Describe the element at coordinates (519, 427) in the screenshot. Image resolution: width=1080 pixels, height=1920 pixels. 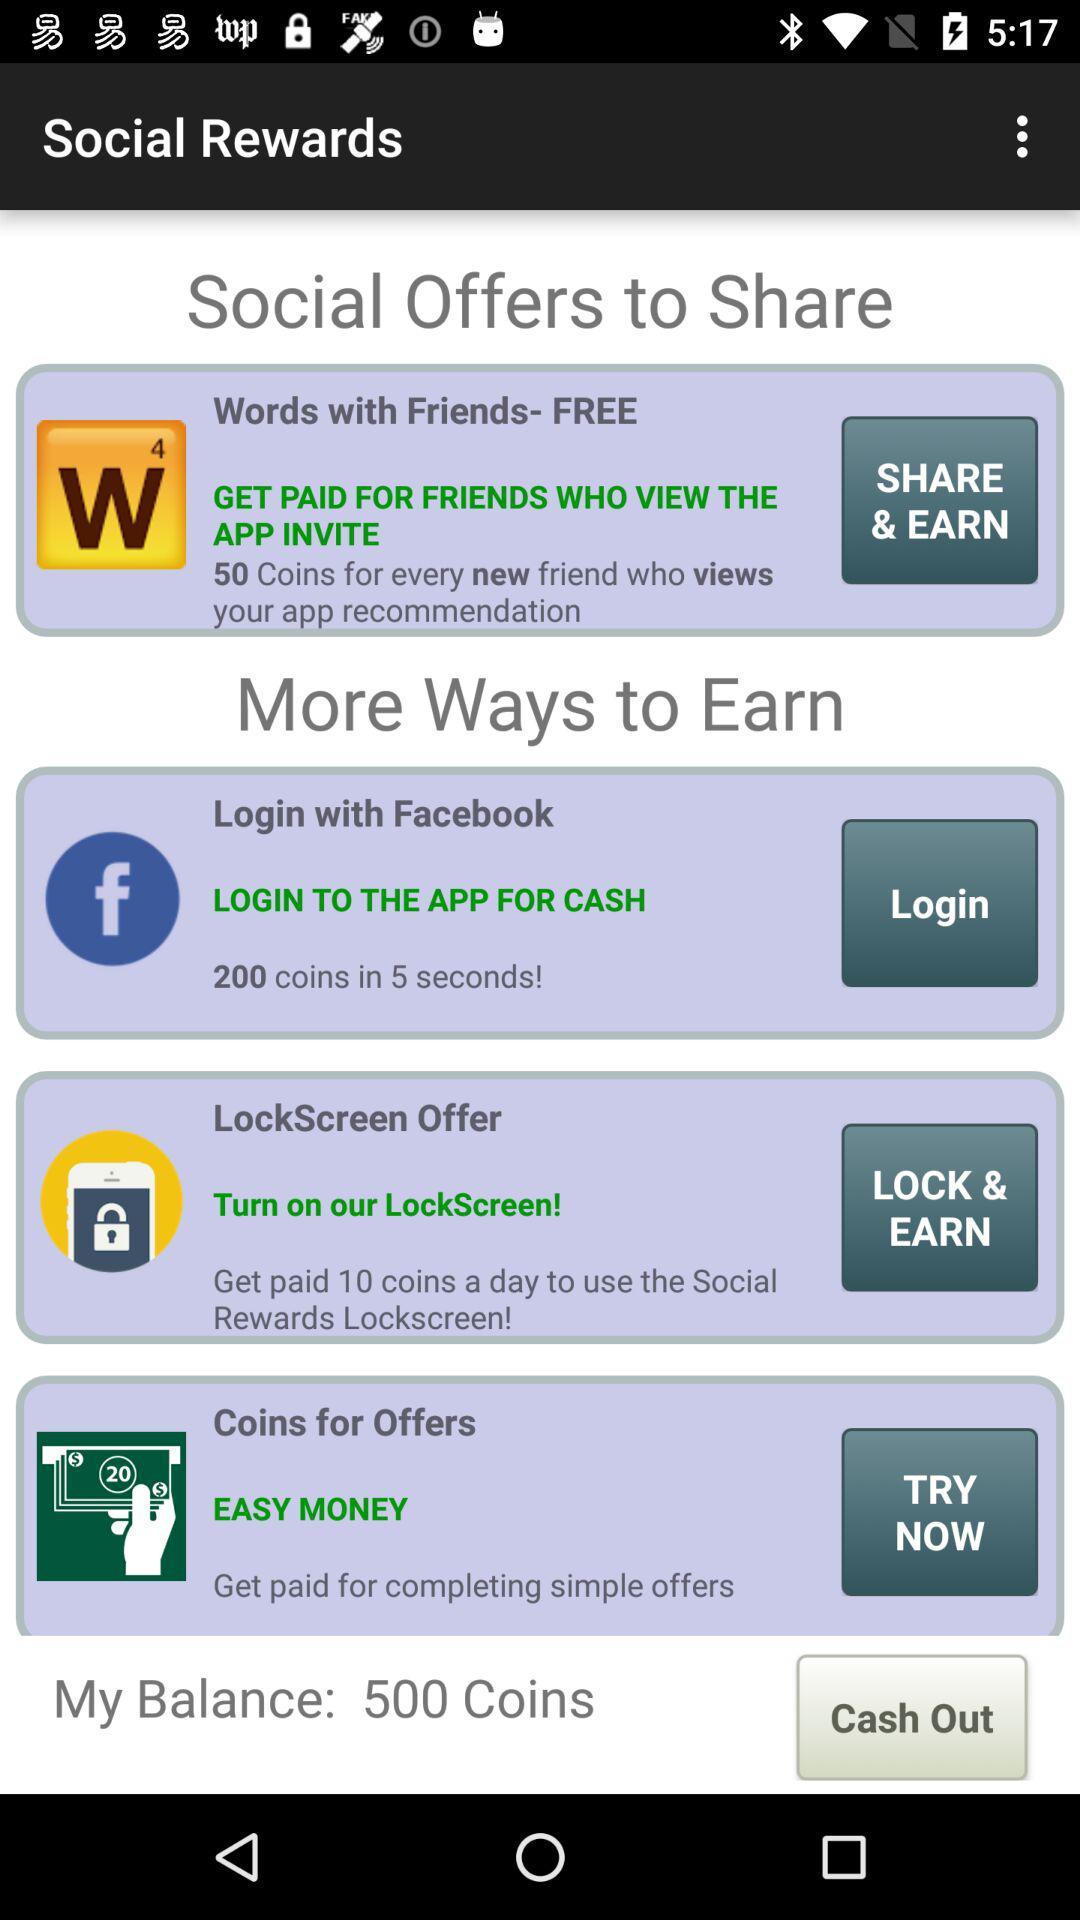
I see `words with friends item` at that location.